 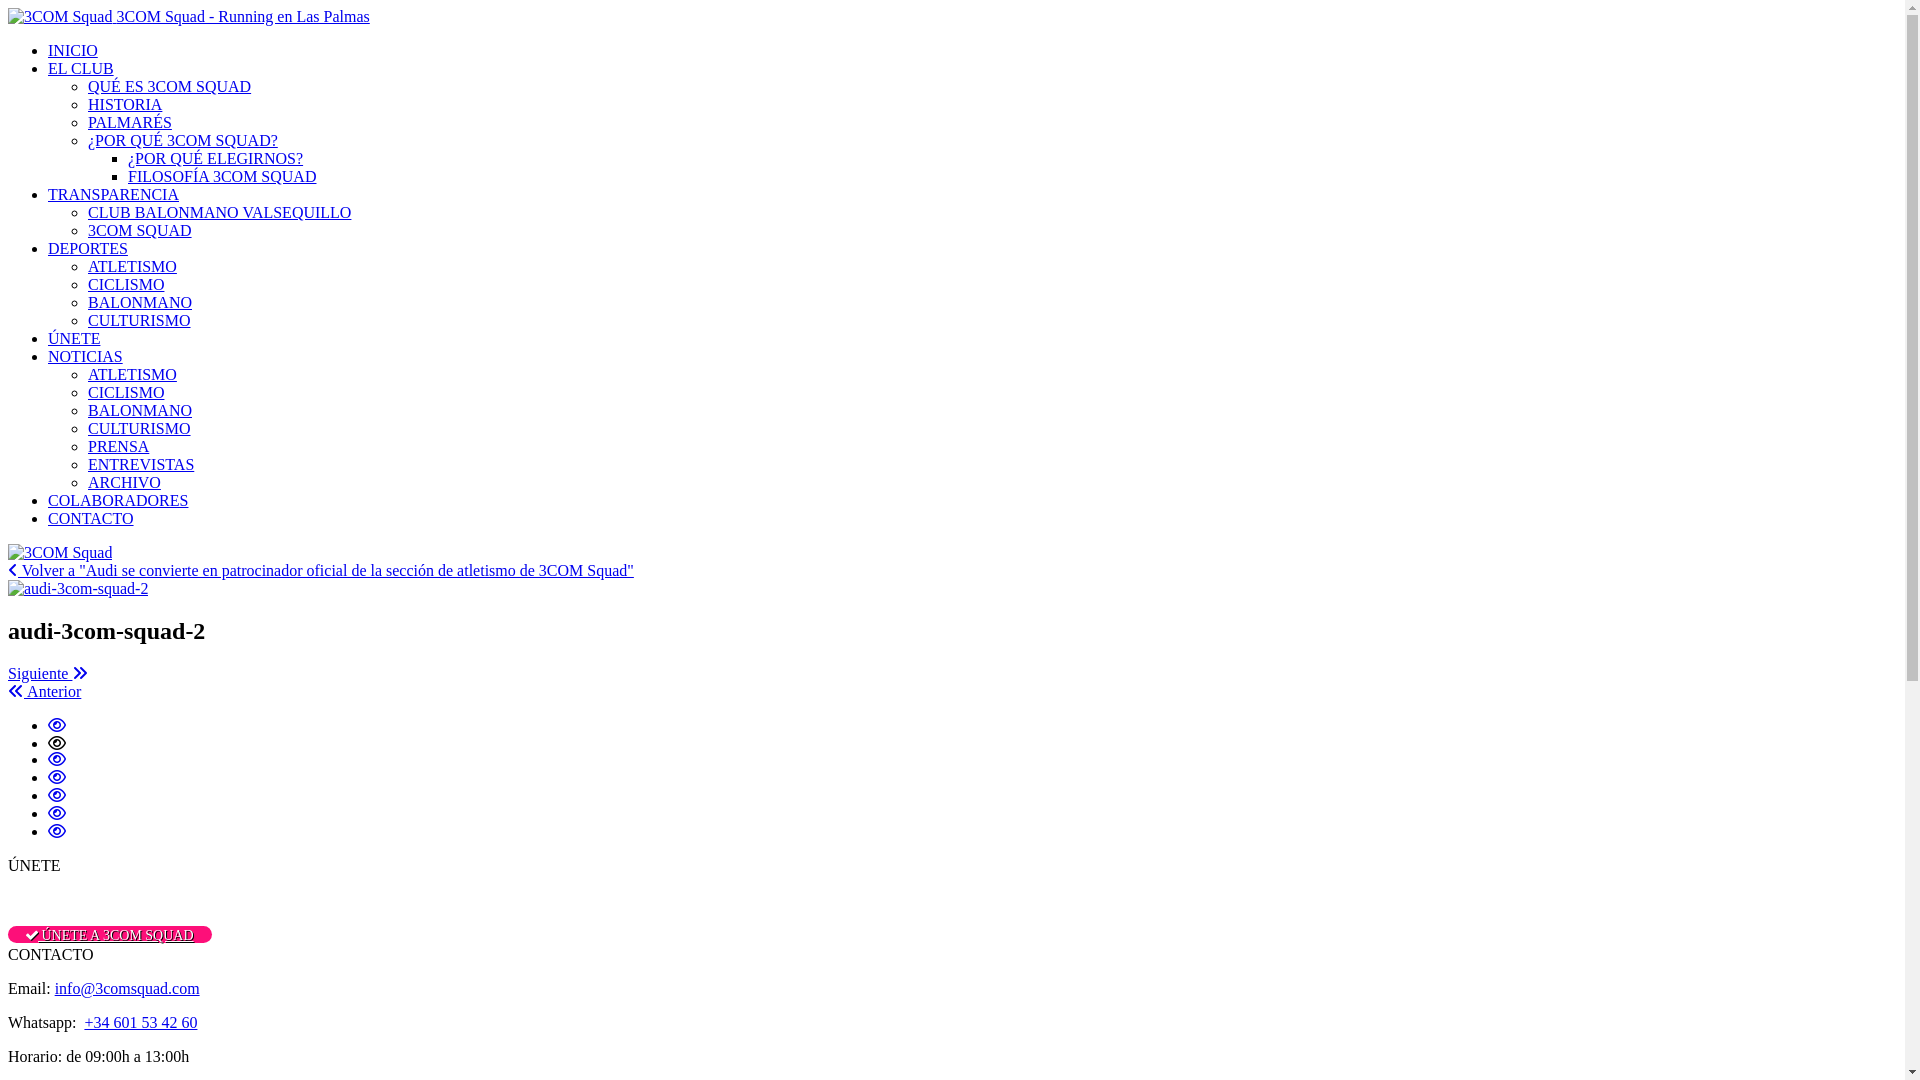 I want to click on 'HISTORIA', so click(x=123, y=104).